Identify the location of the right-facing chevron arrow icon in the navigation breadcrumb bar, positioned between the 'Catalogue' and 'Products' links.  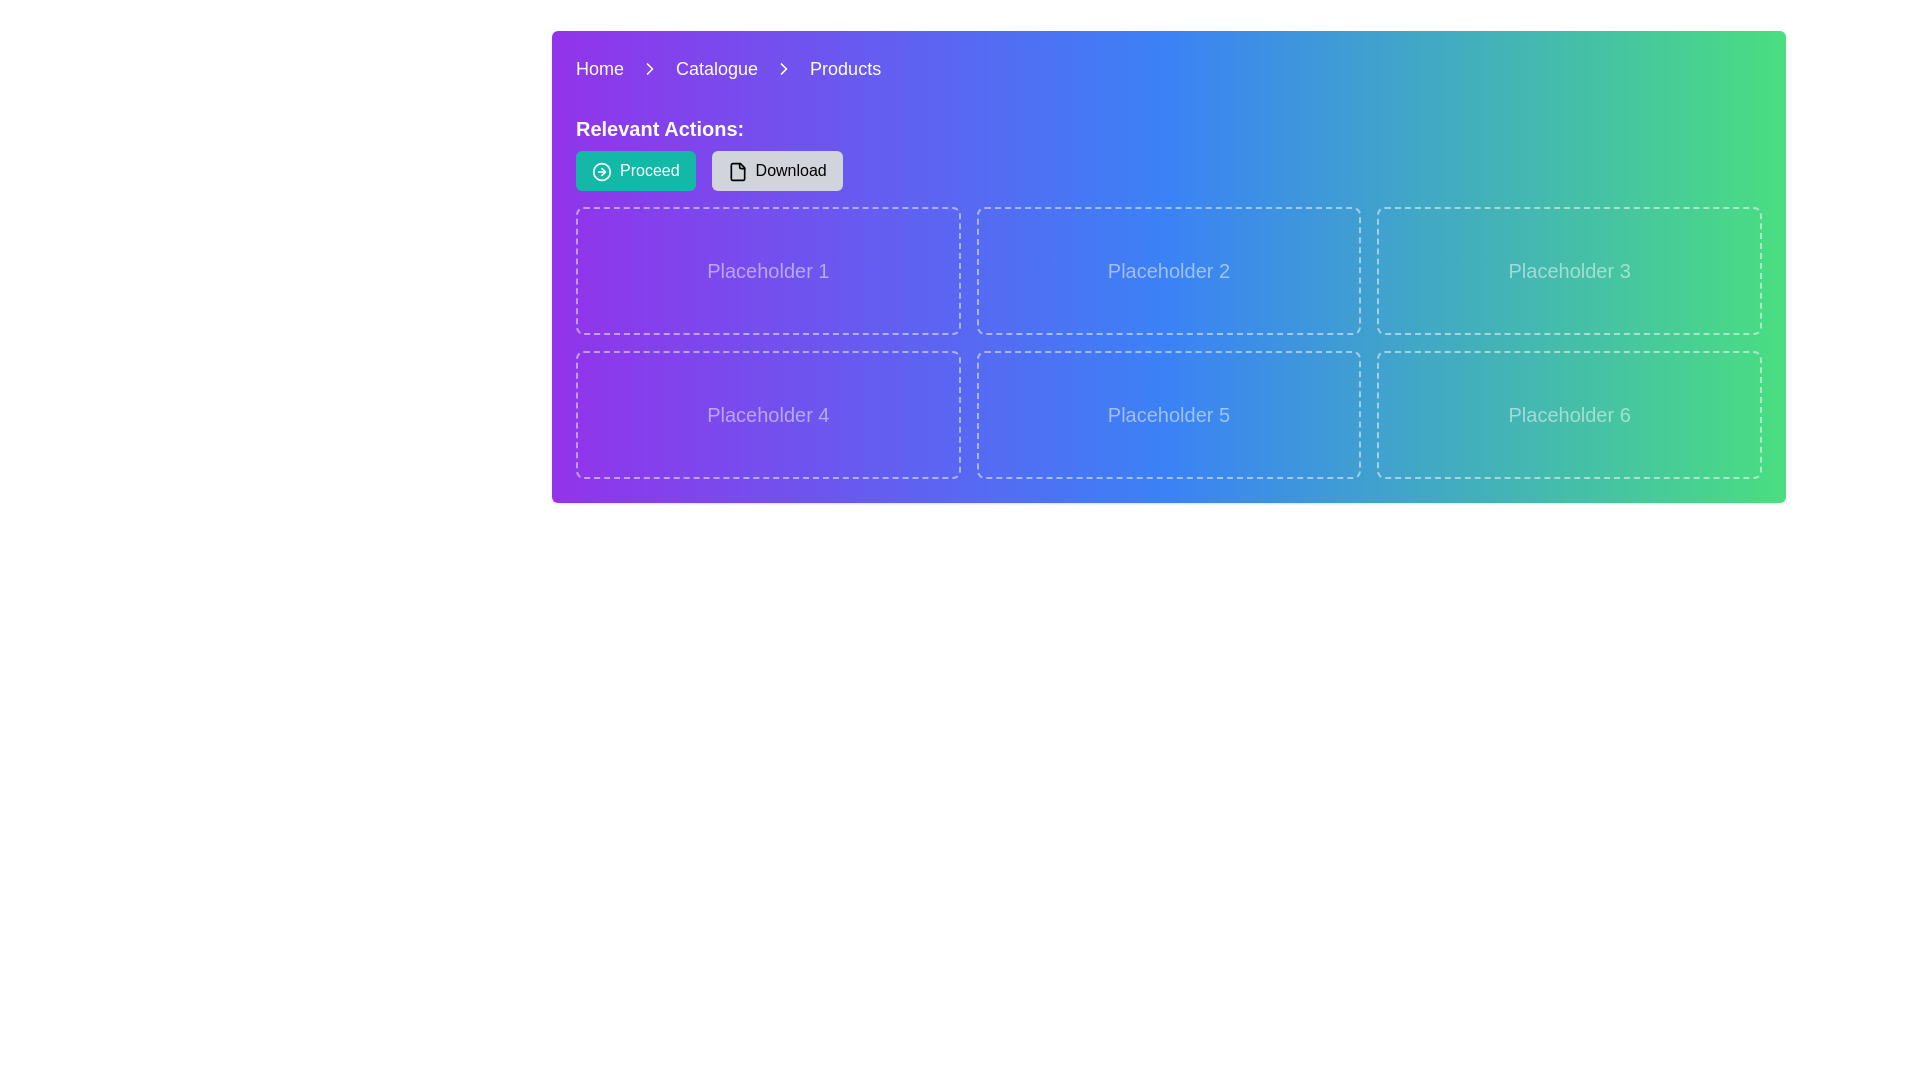
(783, 68).